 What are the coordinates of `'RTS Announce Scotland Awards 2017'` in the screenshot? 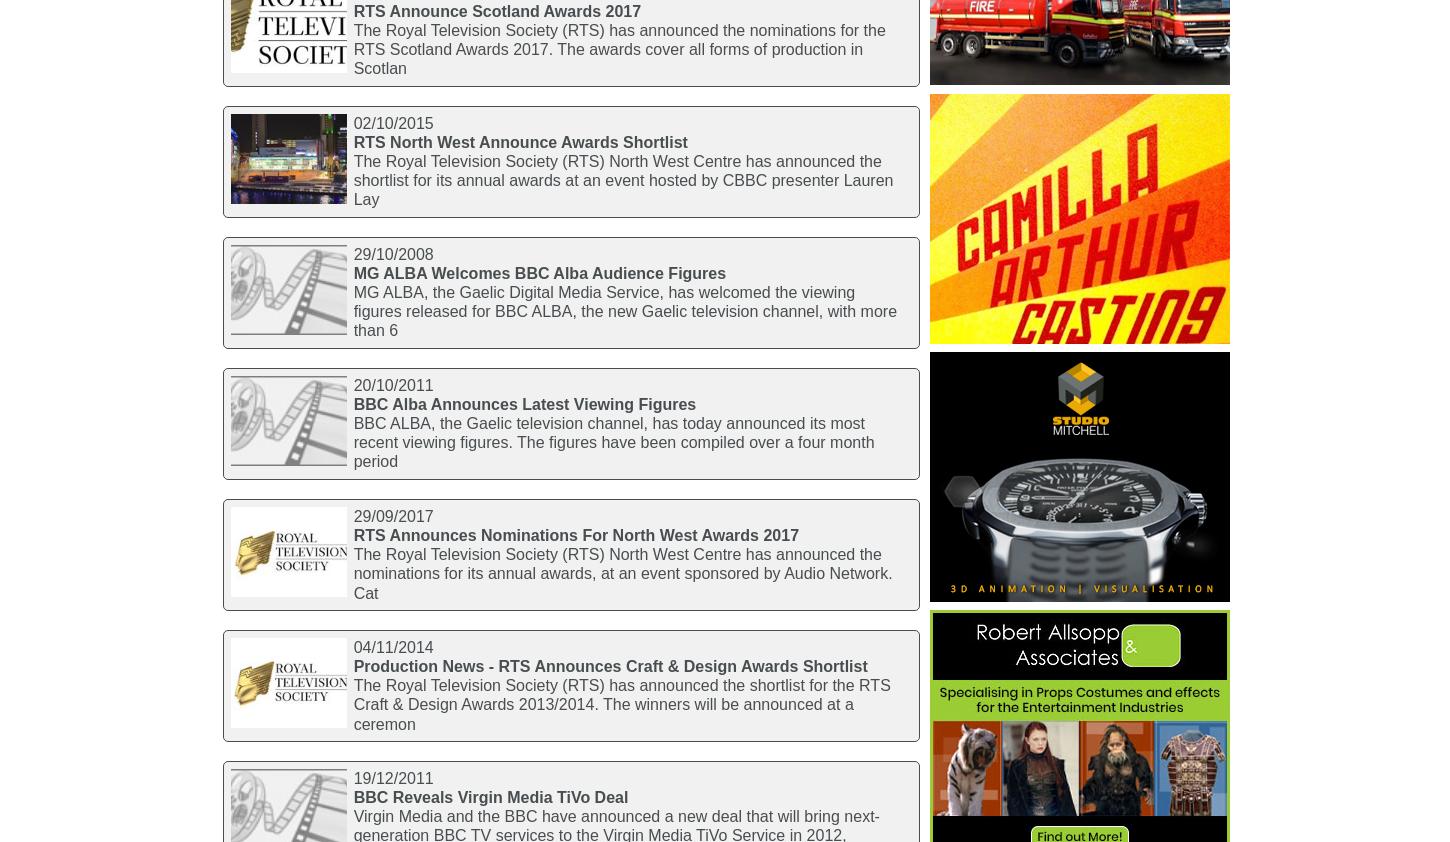 It's located at (497, 9).